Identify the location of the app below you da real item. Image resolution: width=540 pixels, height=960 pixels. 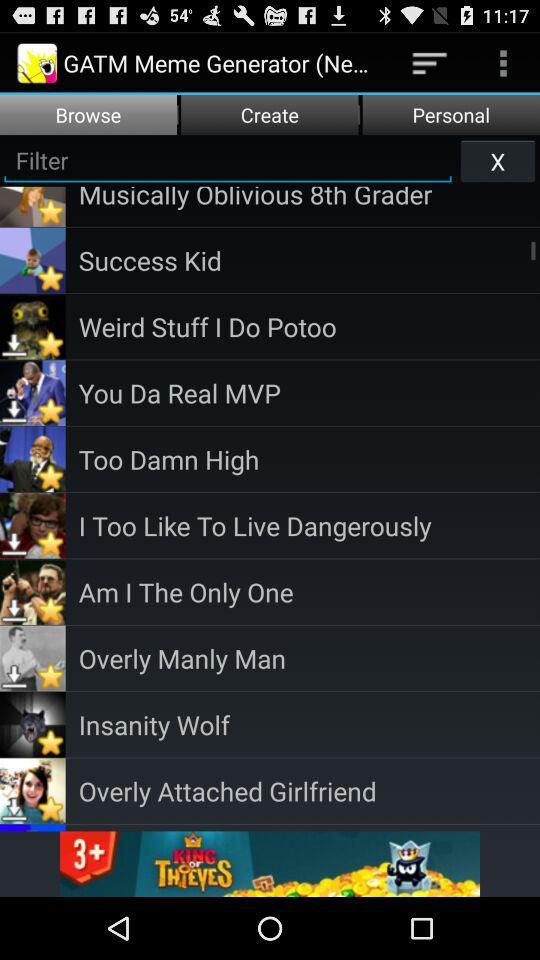
(309, 459).